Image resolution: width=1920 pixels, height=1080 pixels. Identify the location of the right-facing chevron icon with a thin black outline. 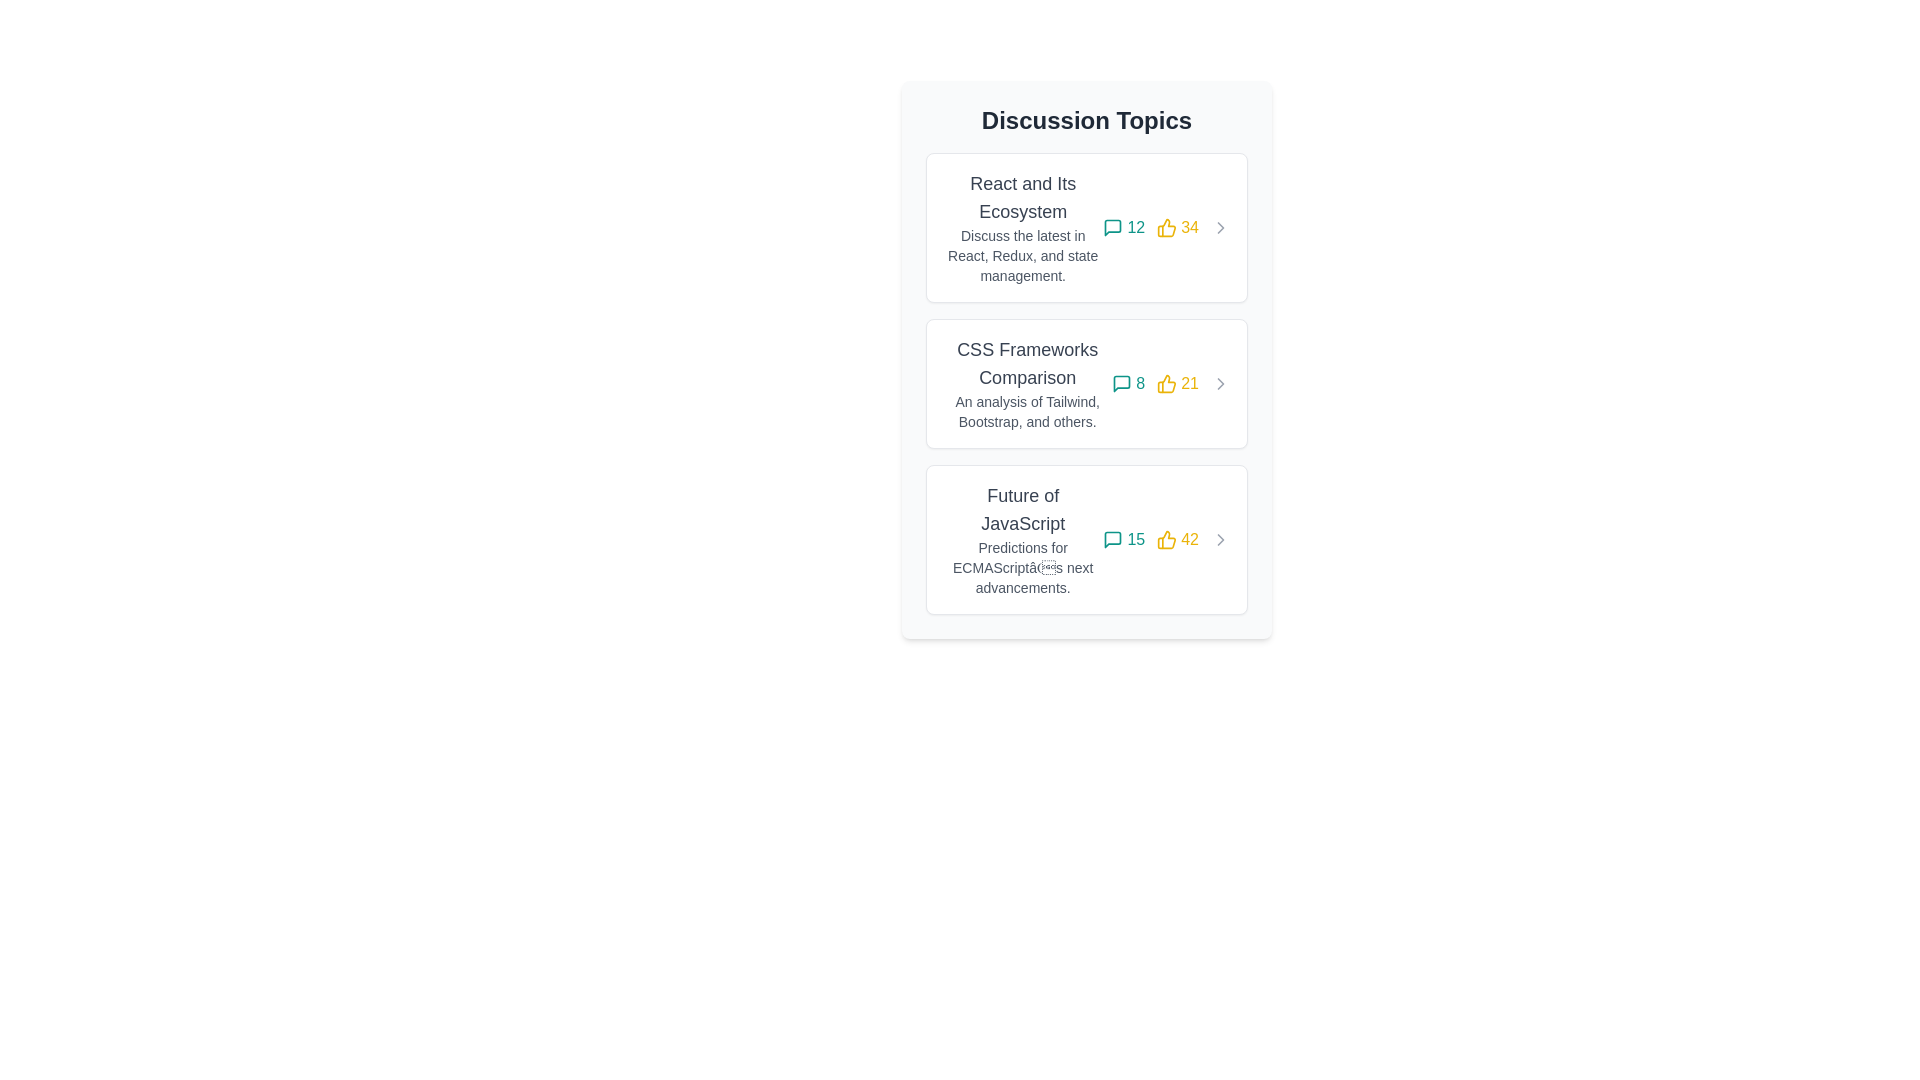
(1219, 540).